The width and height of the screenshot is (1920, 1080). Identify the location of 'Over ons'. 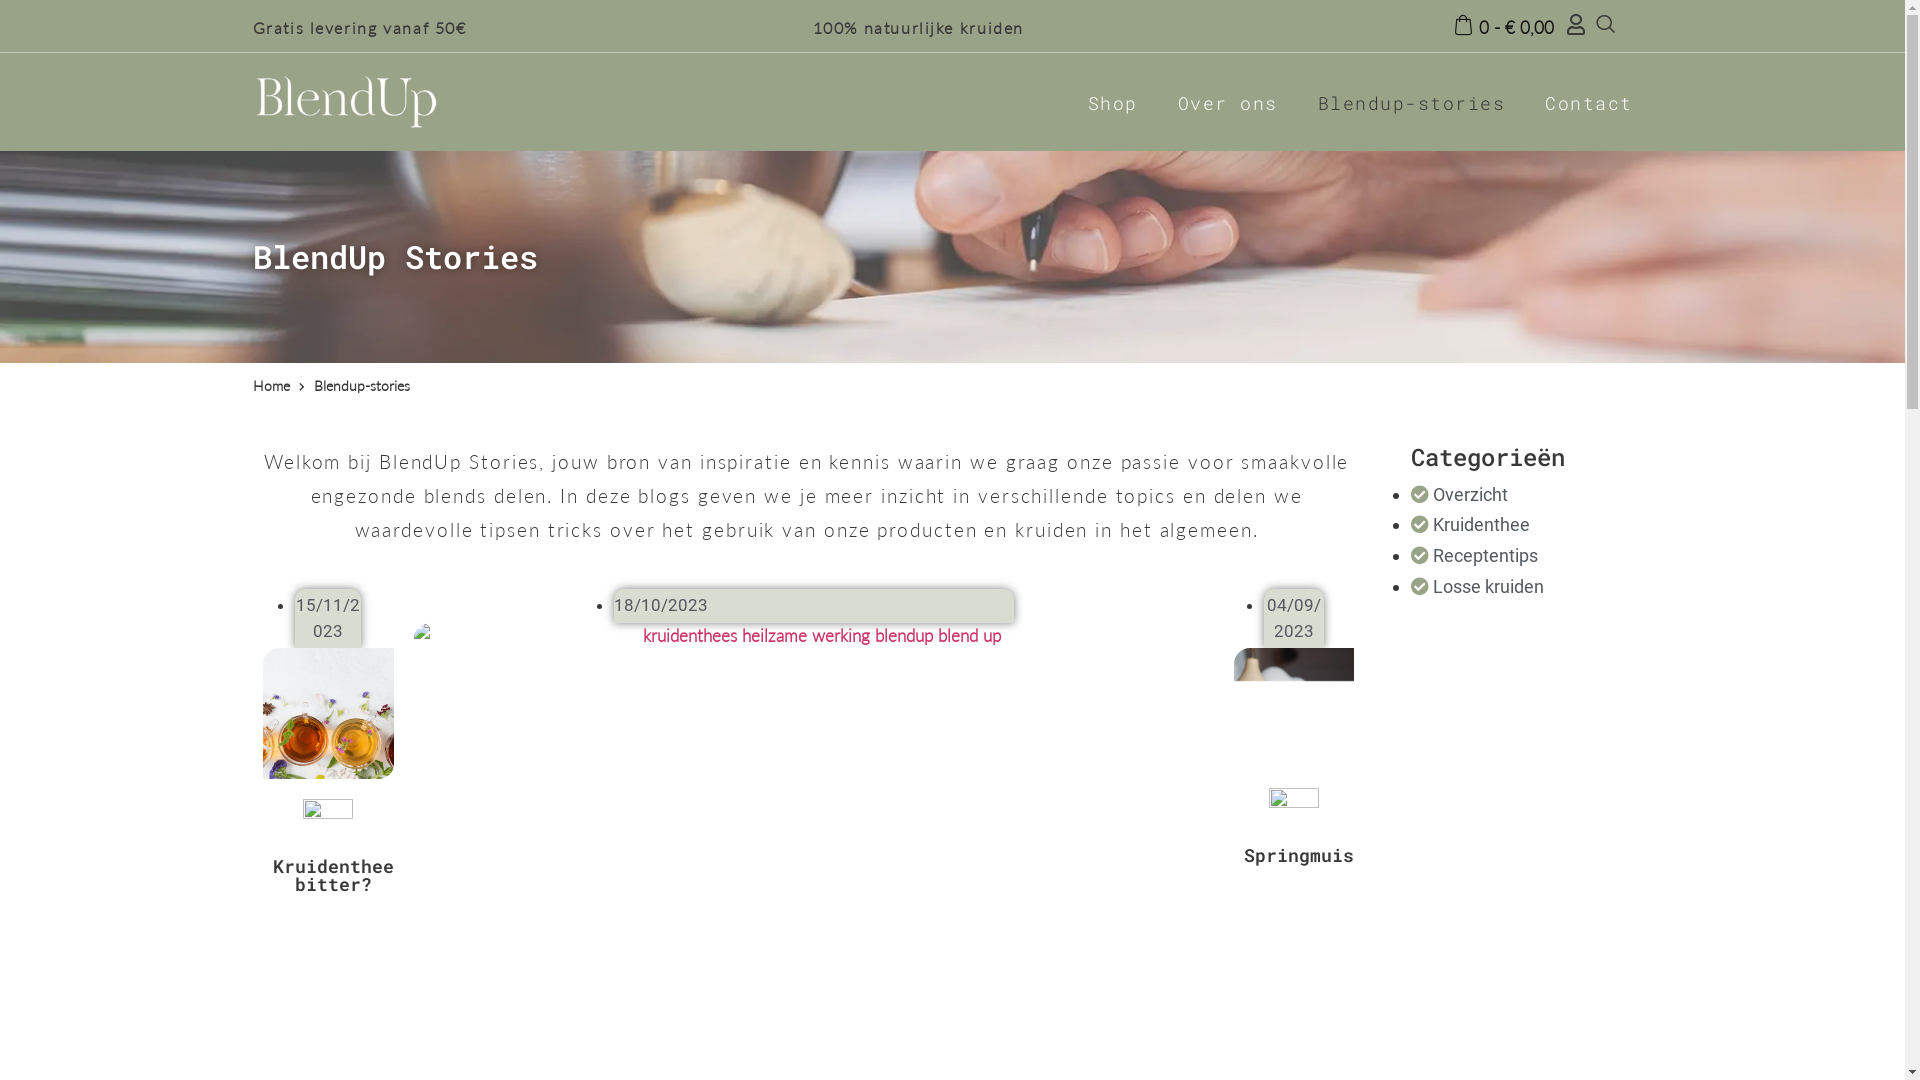
(1227, 102).